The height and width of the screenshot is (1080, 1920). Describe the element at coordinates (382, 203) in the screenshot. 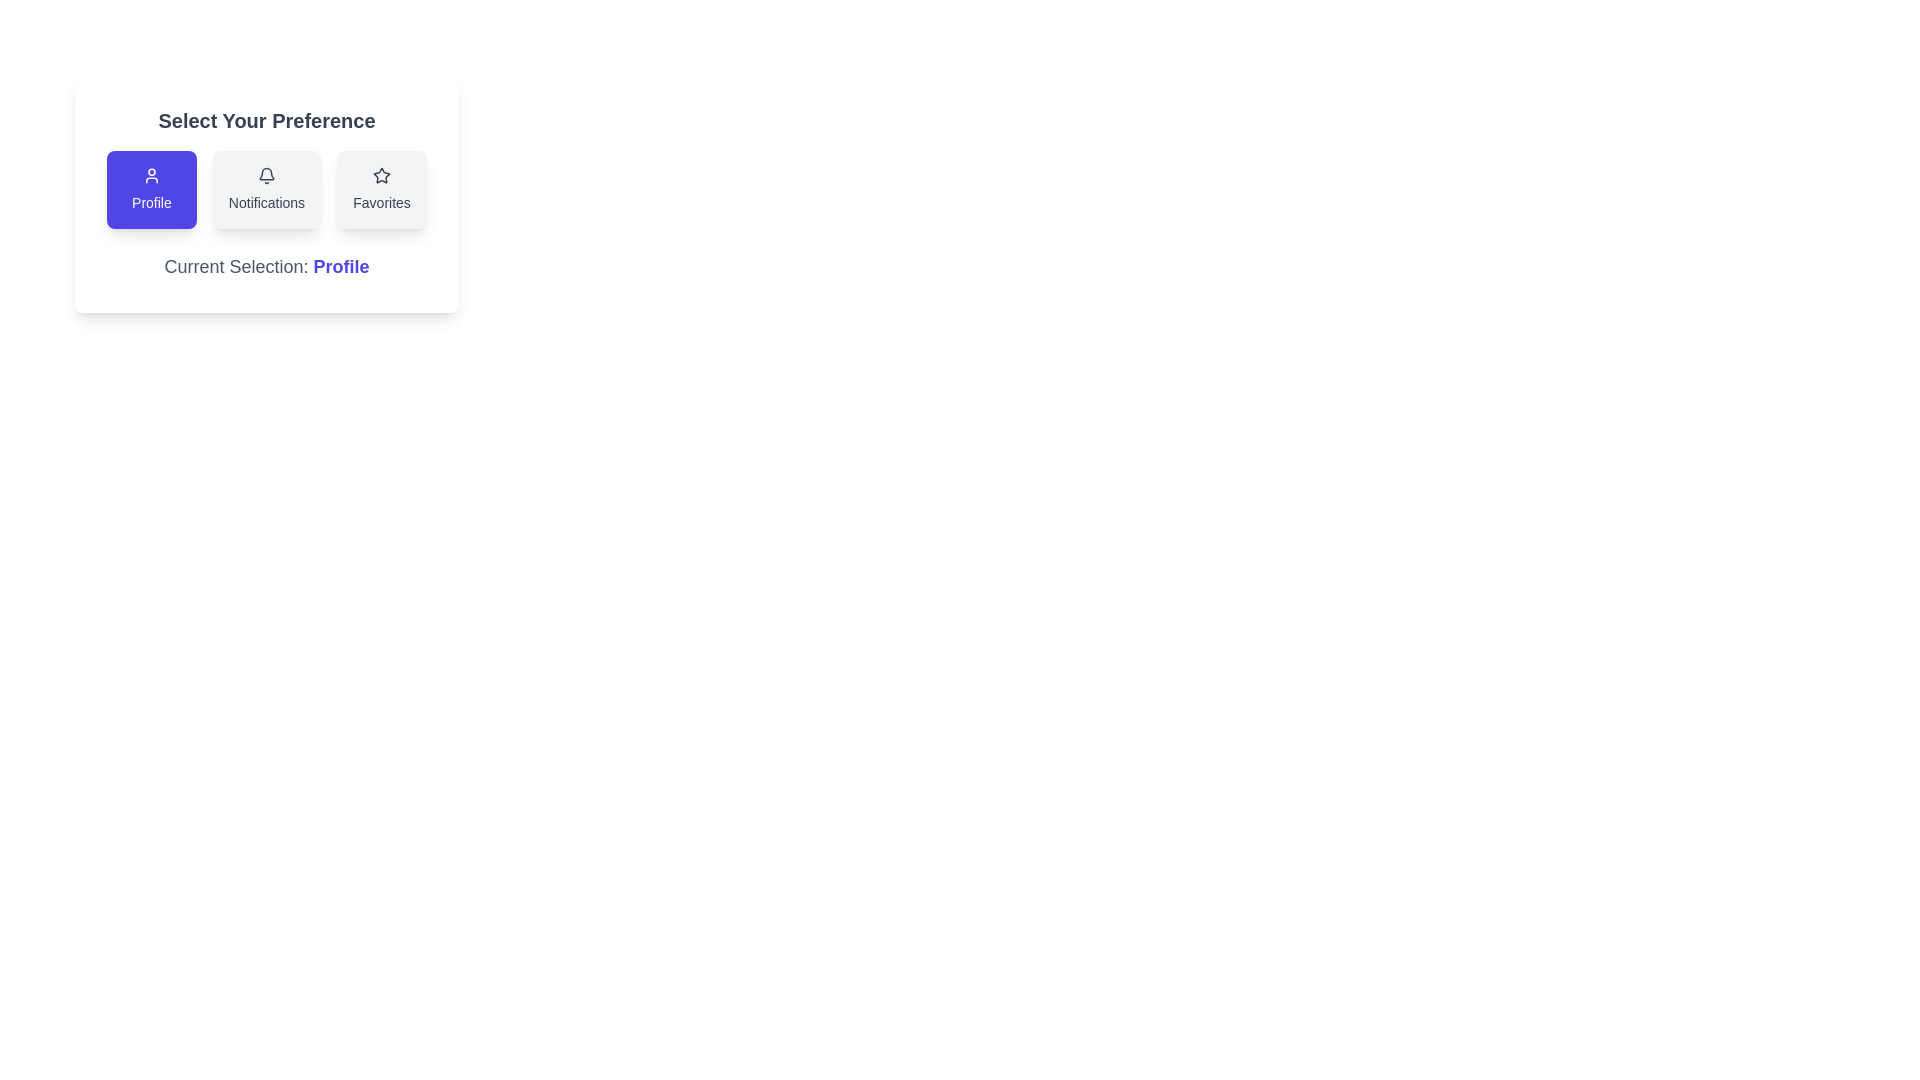

I see `the 'Favorites' text label, which is the third option in the horizontally aligned group under 'Select Your Preferences'` at that location.